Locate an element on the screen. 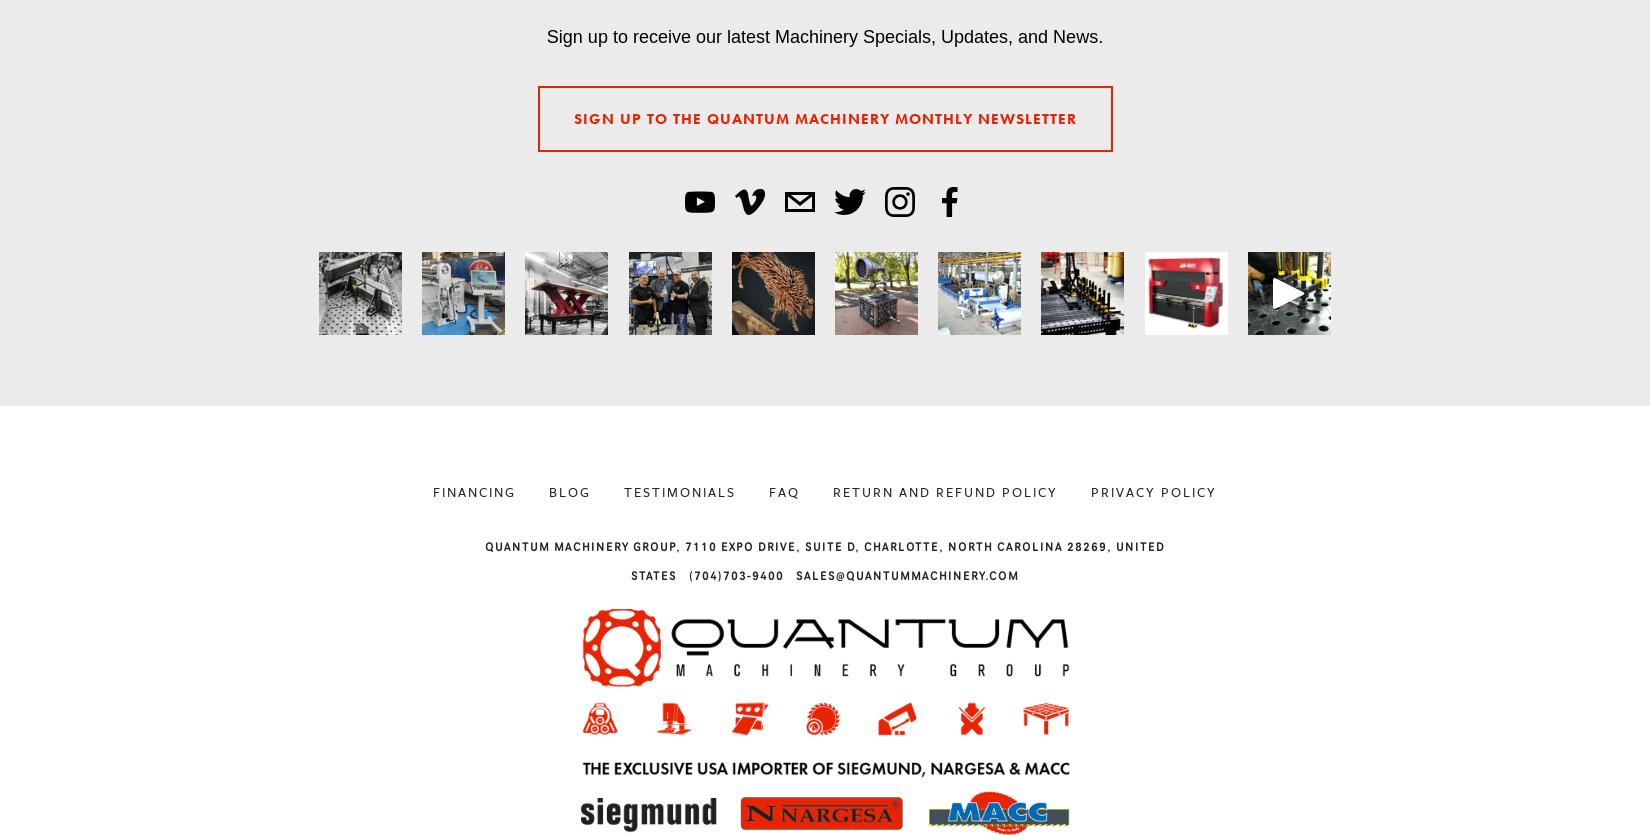  'FAQ' is located at coordinates (768, 490).